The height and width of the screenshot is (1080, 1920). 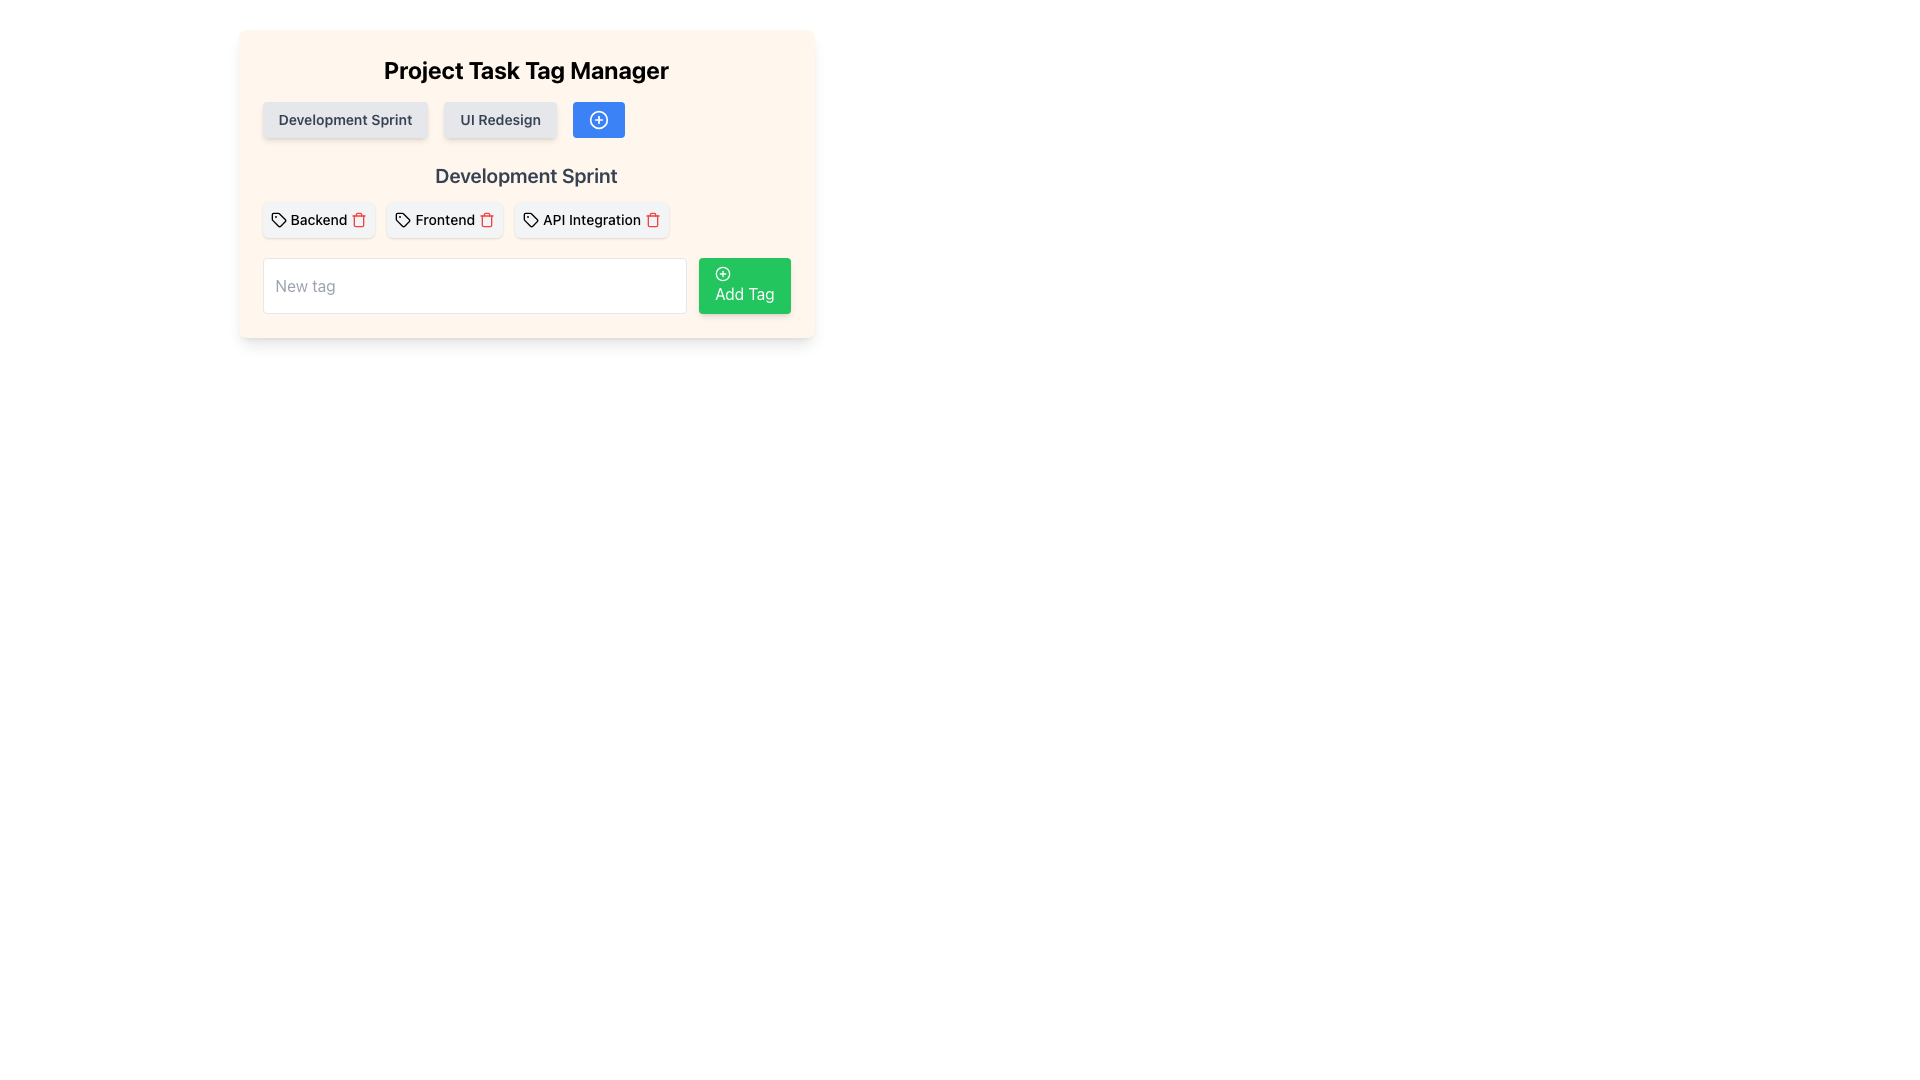 What do you see at coordinates (598, 119) in the screenshot?
I see `the button with a blue background and a white circular '+' icon located below the 'Project Task Tag Manager' heading` at bounding box center [598, 119].